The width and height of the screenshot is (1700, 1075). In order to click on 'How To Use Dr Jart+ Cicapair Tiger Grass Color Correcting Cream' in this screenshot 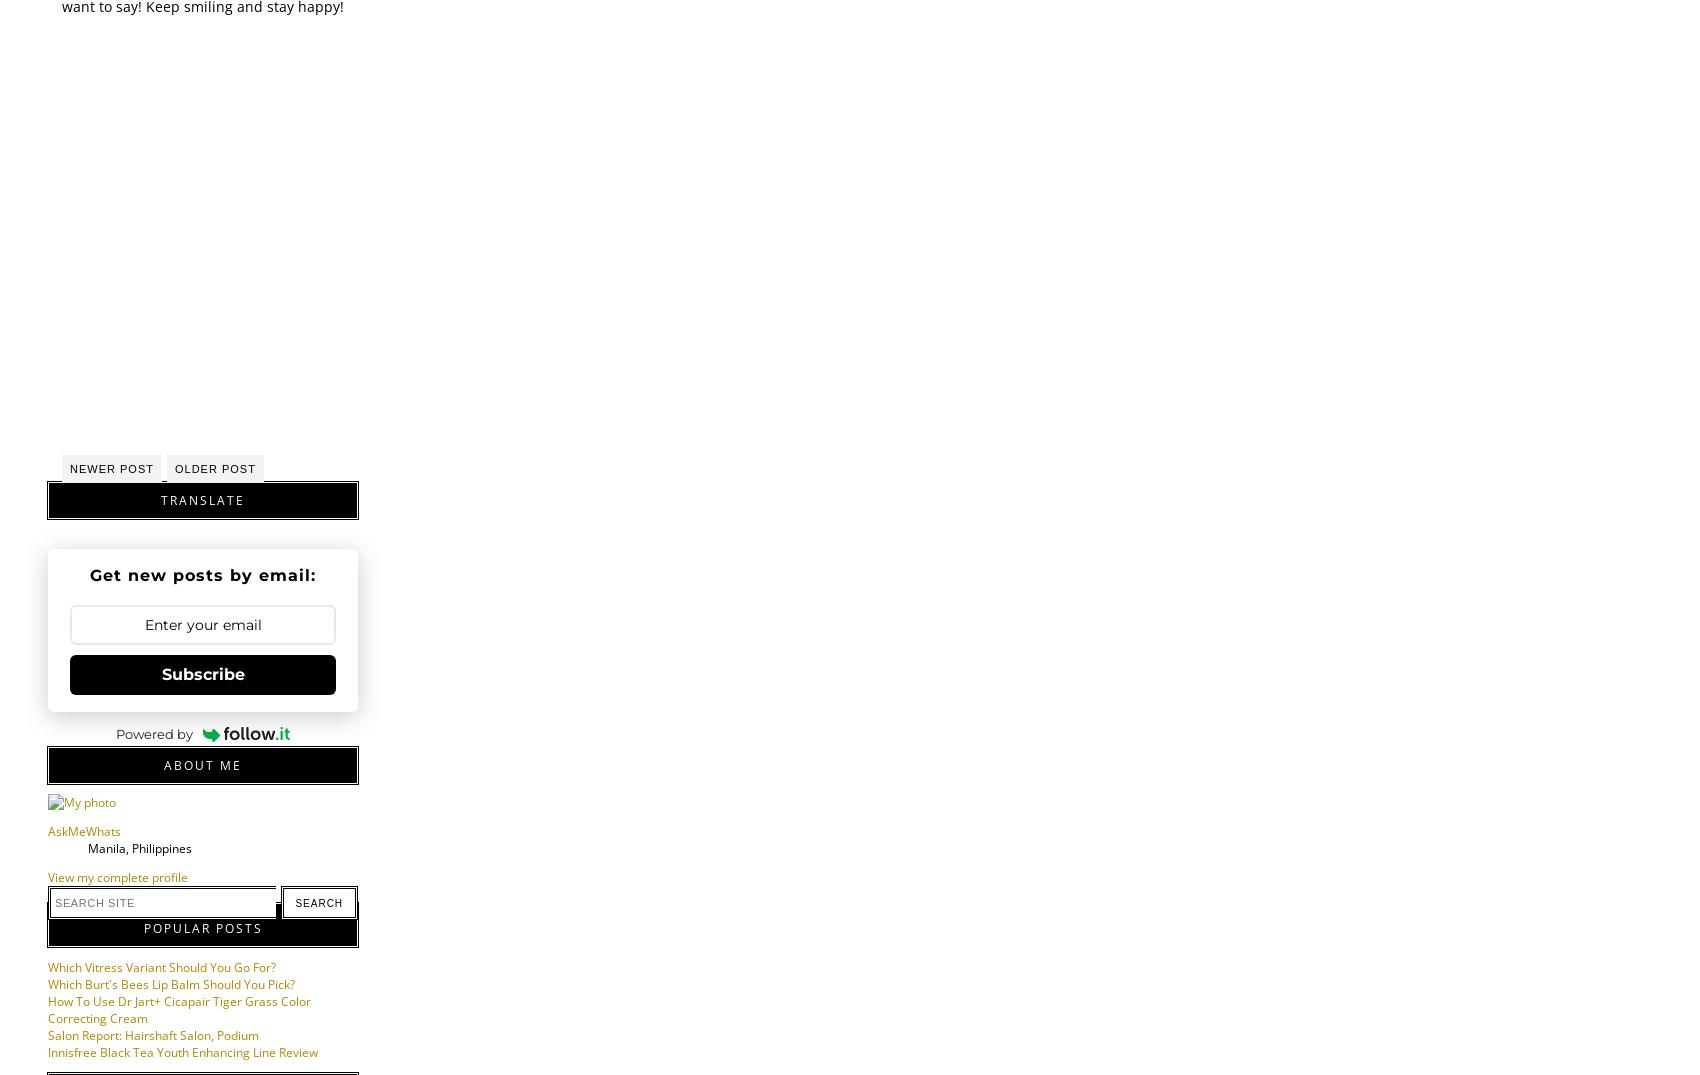, I will do `click(47, 1008)`.